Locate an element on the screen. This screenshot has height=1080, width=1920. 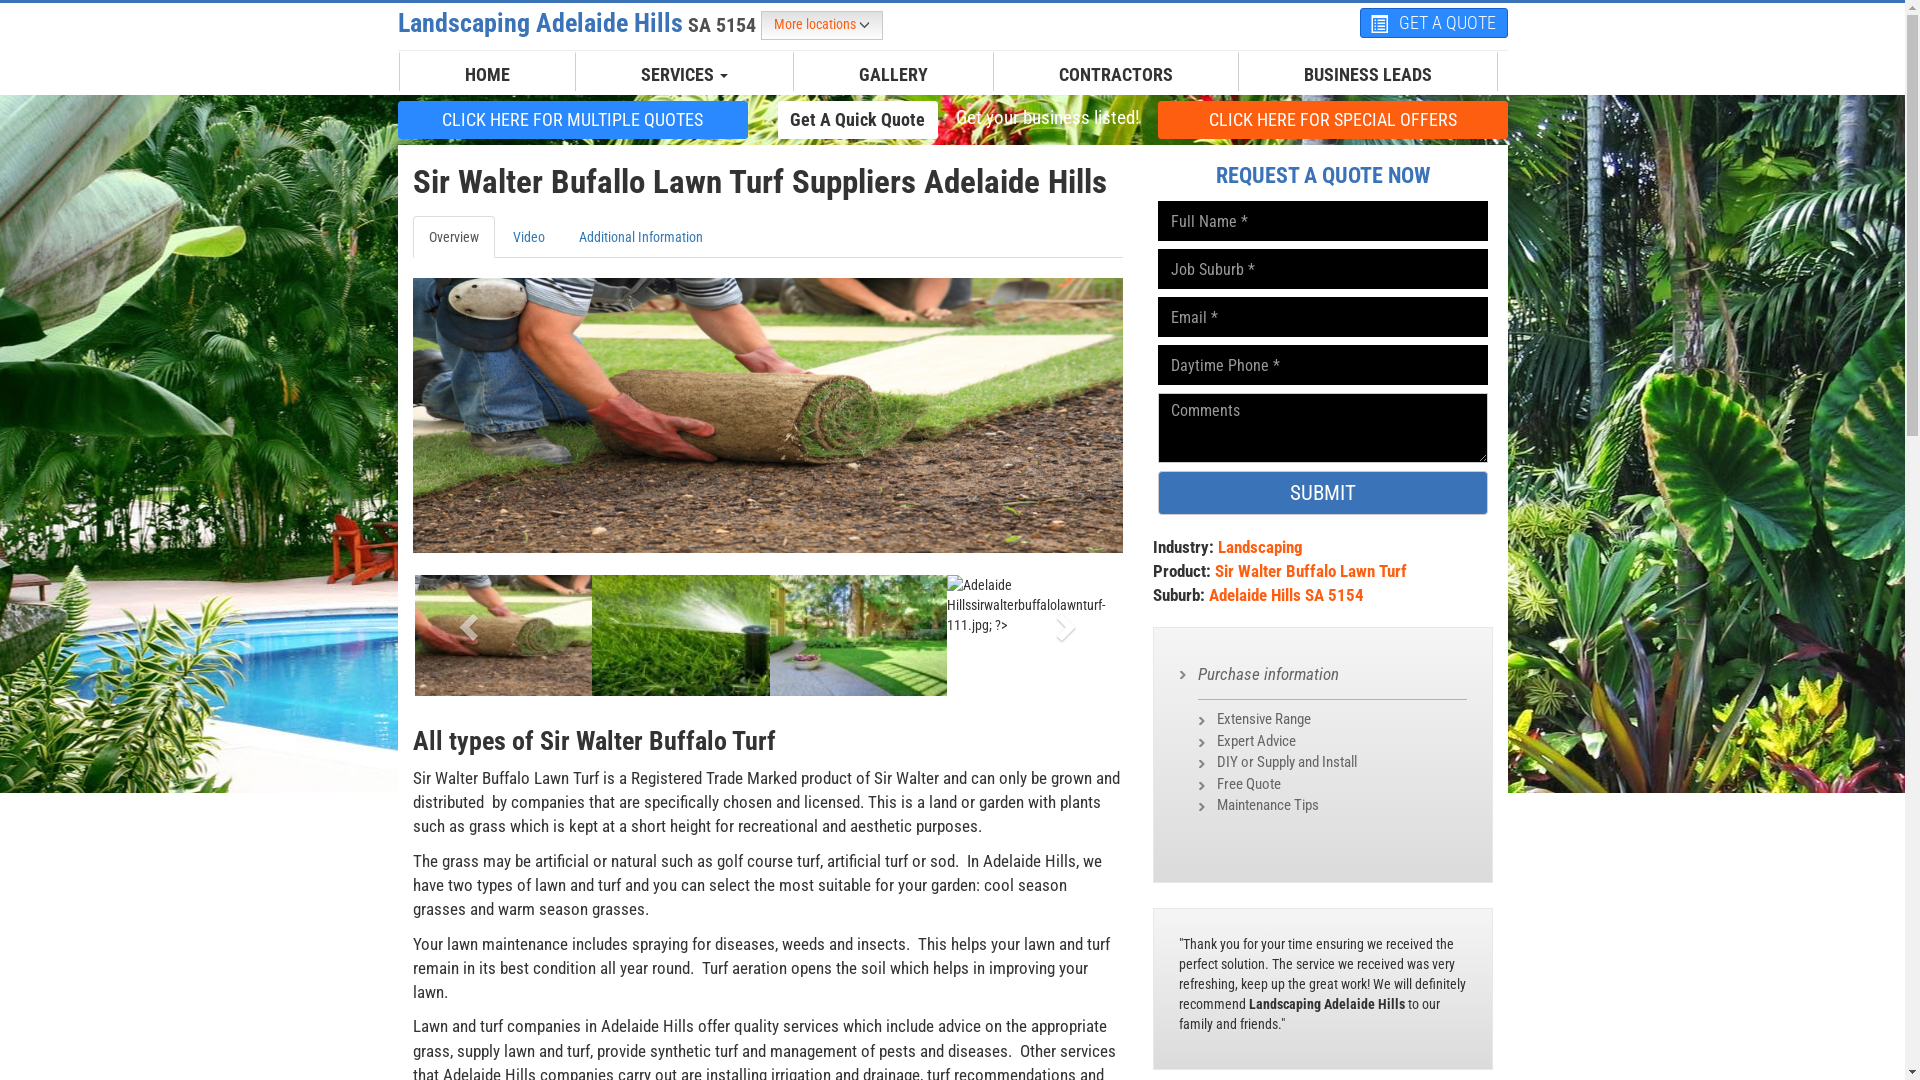
'Additional Information' is located at coordinates (638, 235).